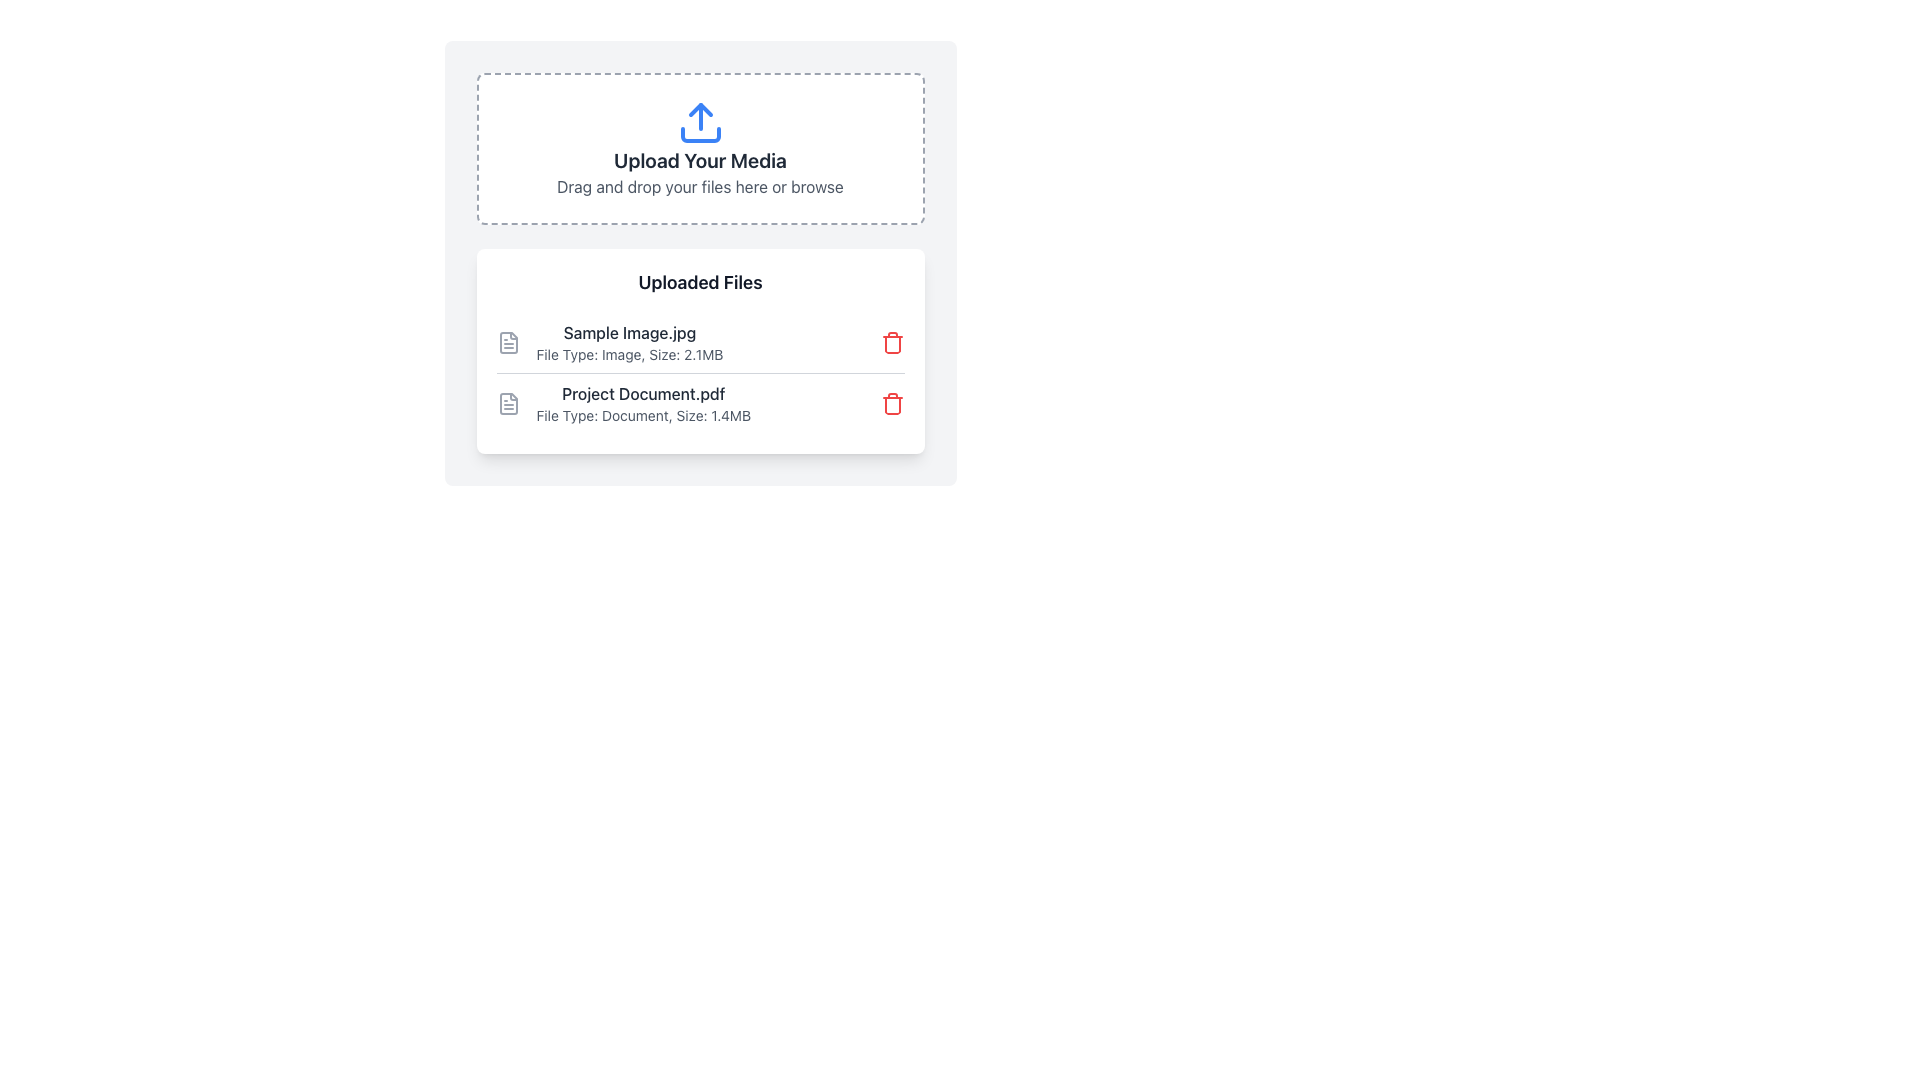 The height and width of the screenshot is (1080, 1920). What do you see at coordinates (643, 393) in the screenshot?
I see `the text label displaying 'Project Document.pdf' located in the 'Uploaded Files' section, which is the second file listed` at bounding box center [643, 393].